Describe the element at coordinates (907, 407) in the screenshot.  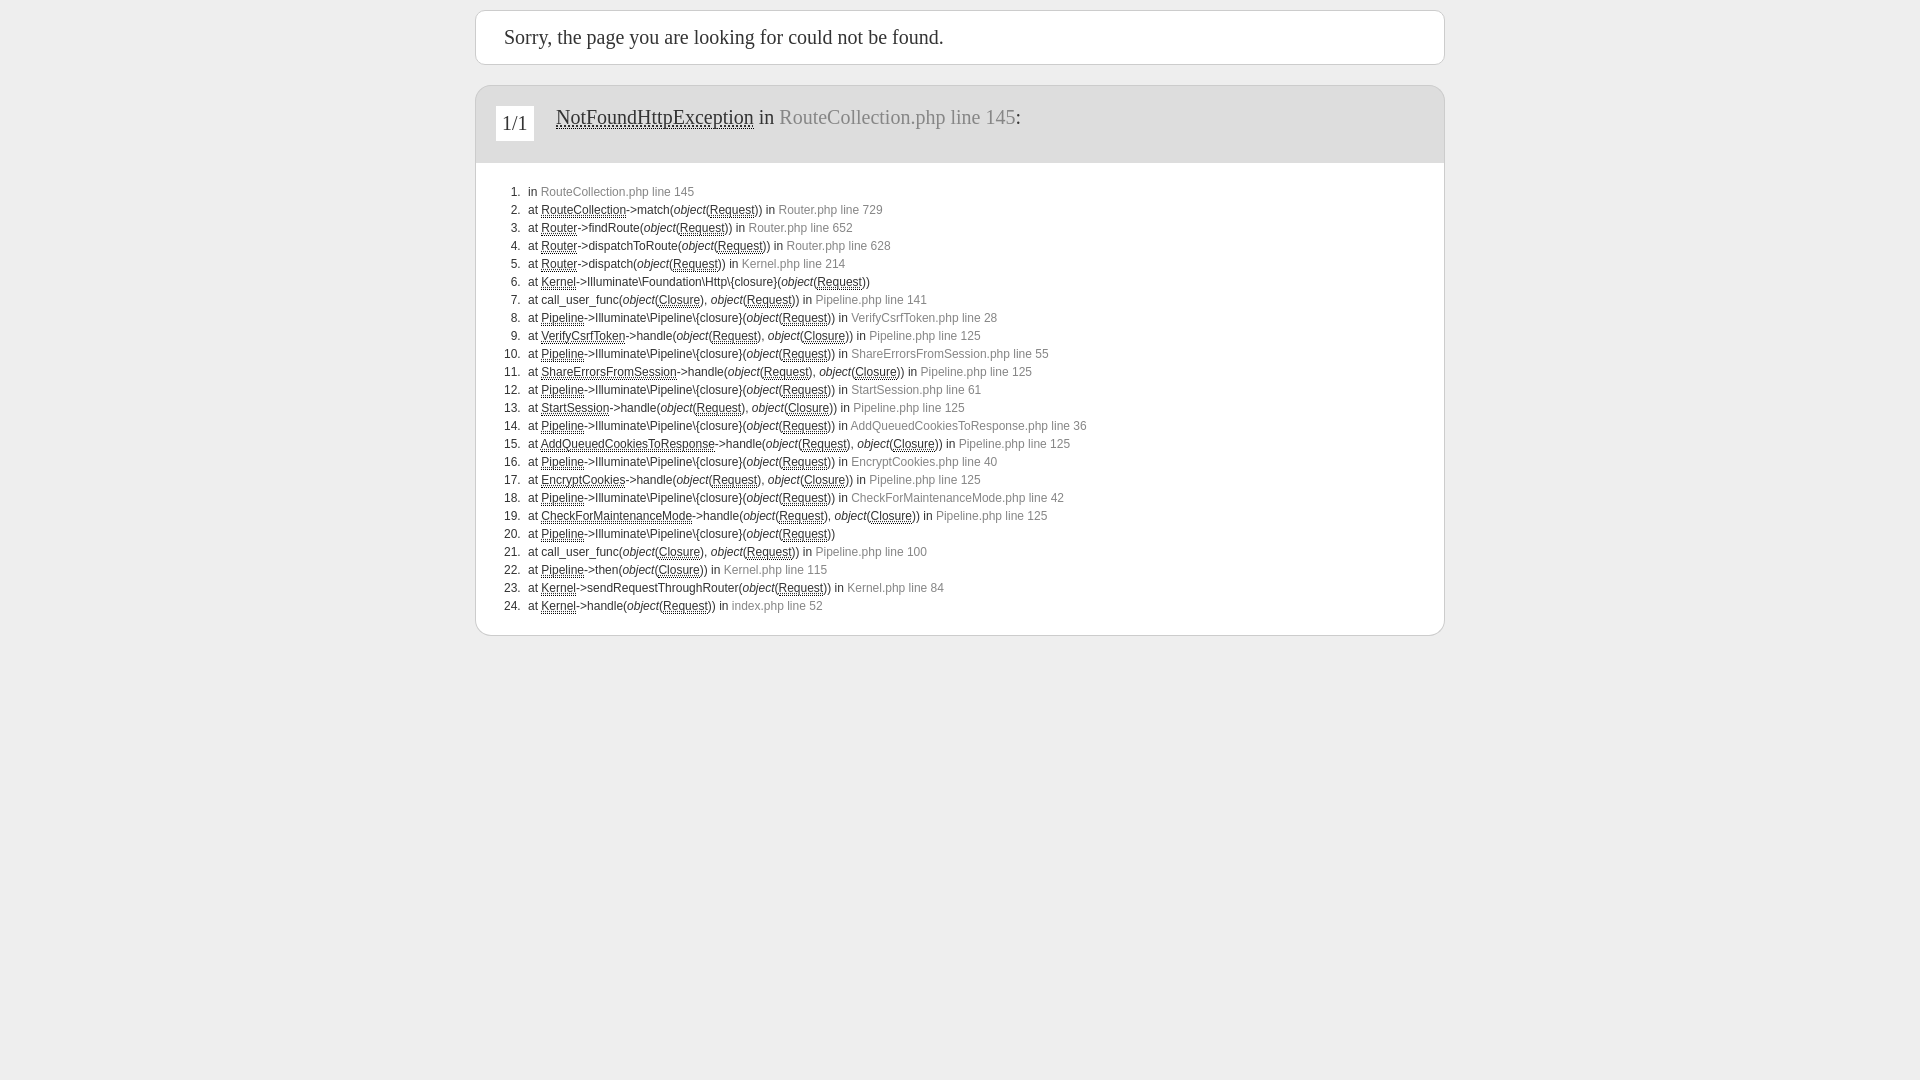
I see `'Pipeline.php line 125'` at that location.